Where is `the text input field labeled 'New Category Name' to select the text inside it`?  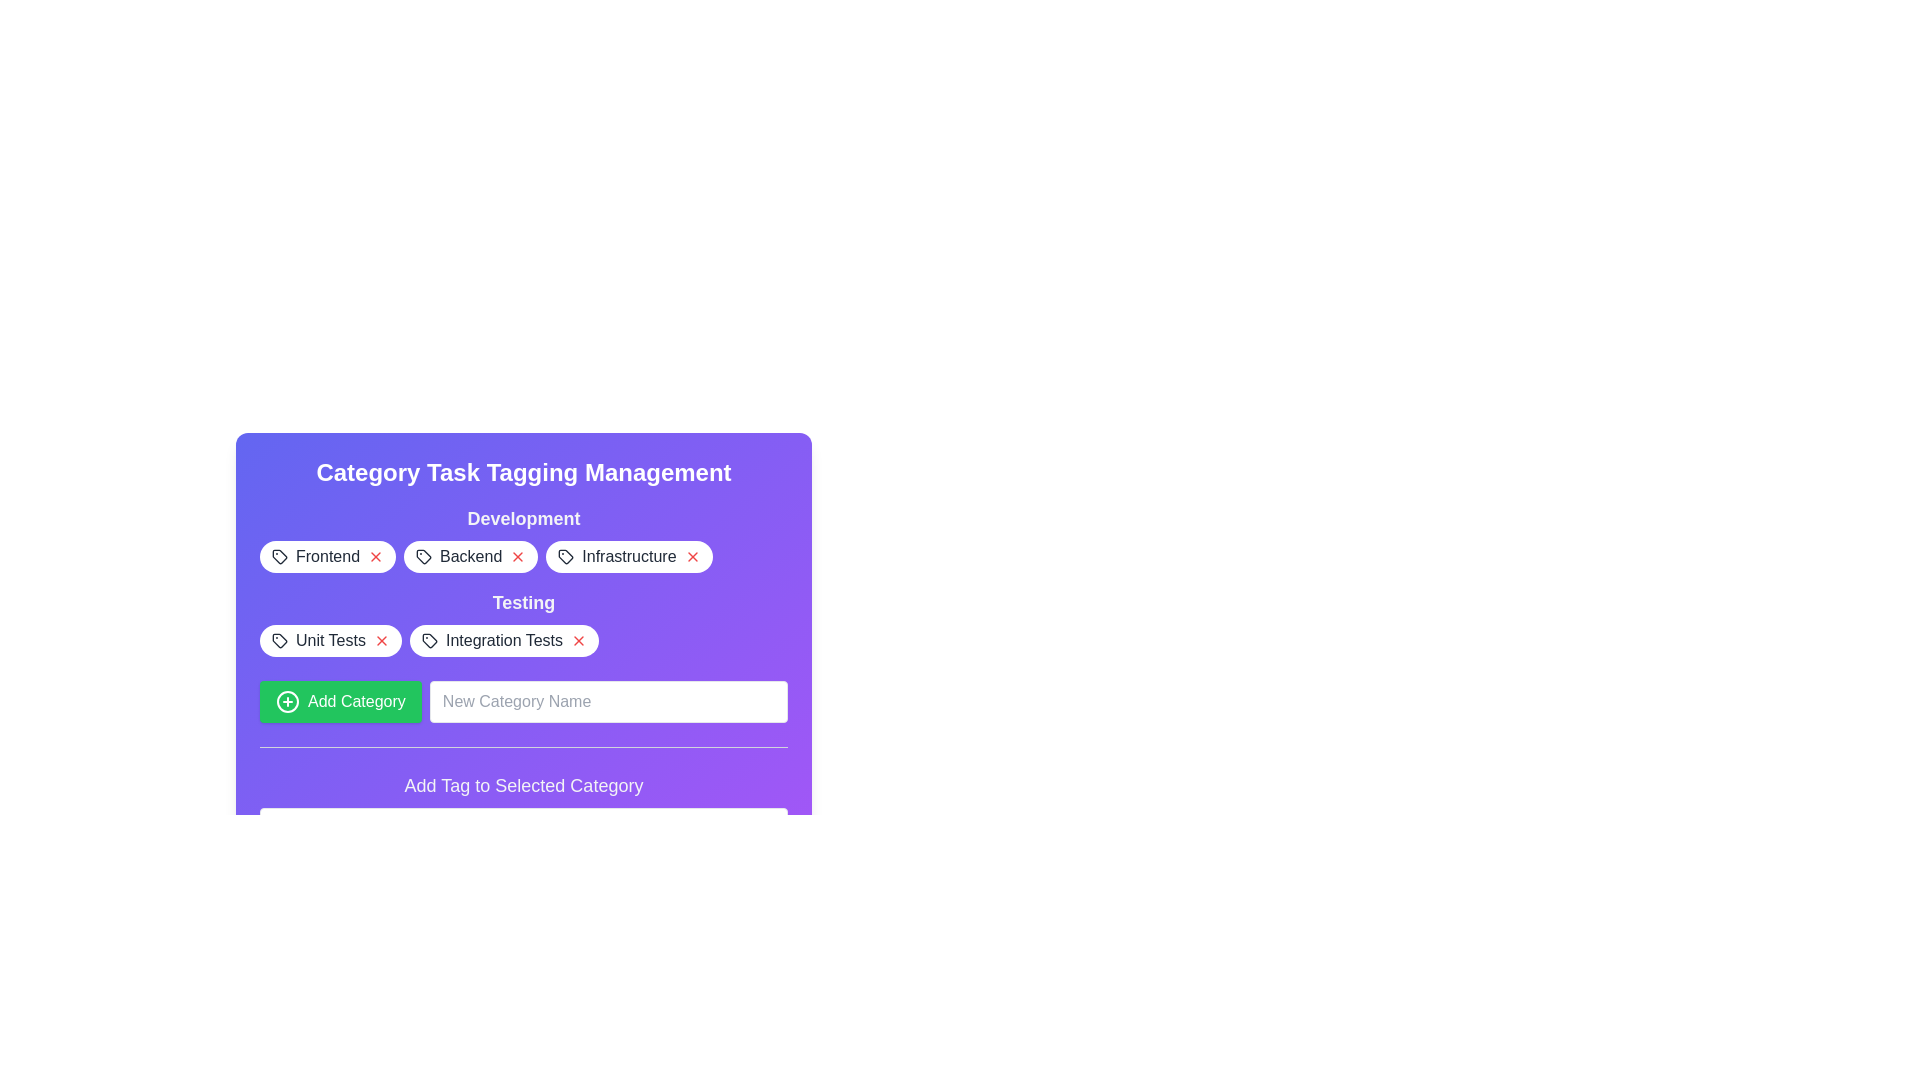 the text input field labeled 'New Category Name' to select the text inside it is located at coordinates (523, 677).